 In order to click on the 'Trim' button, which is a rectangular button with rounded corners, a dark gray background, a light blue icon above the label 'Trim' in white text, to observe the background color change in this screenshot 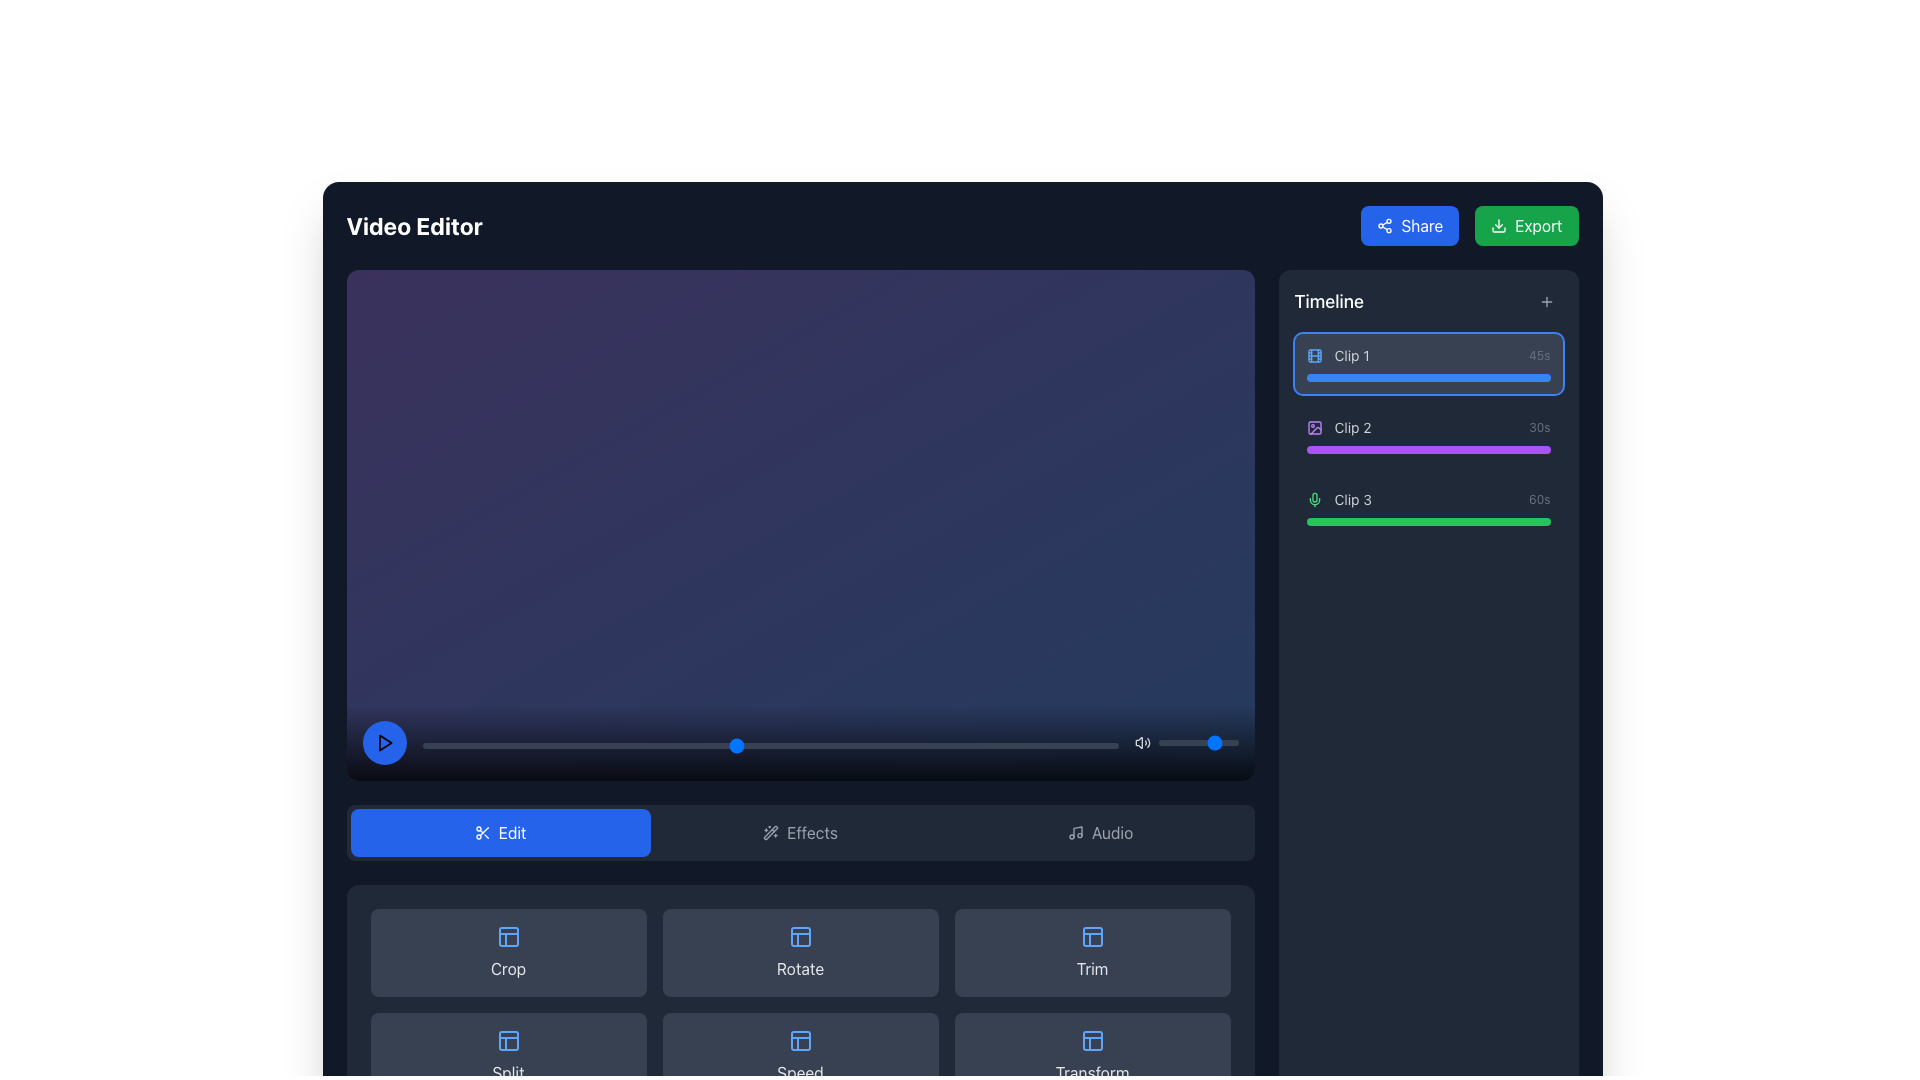, I will do `click(1091, 951)`.